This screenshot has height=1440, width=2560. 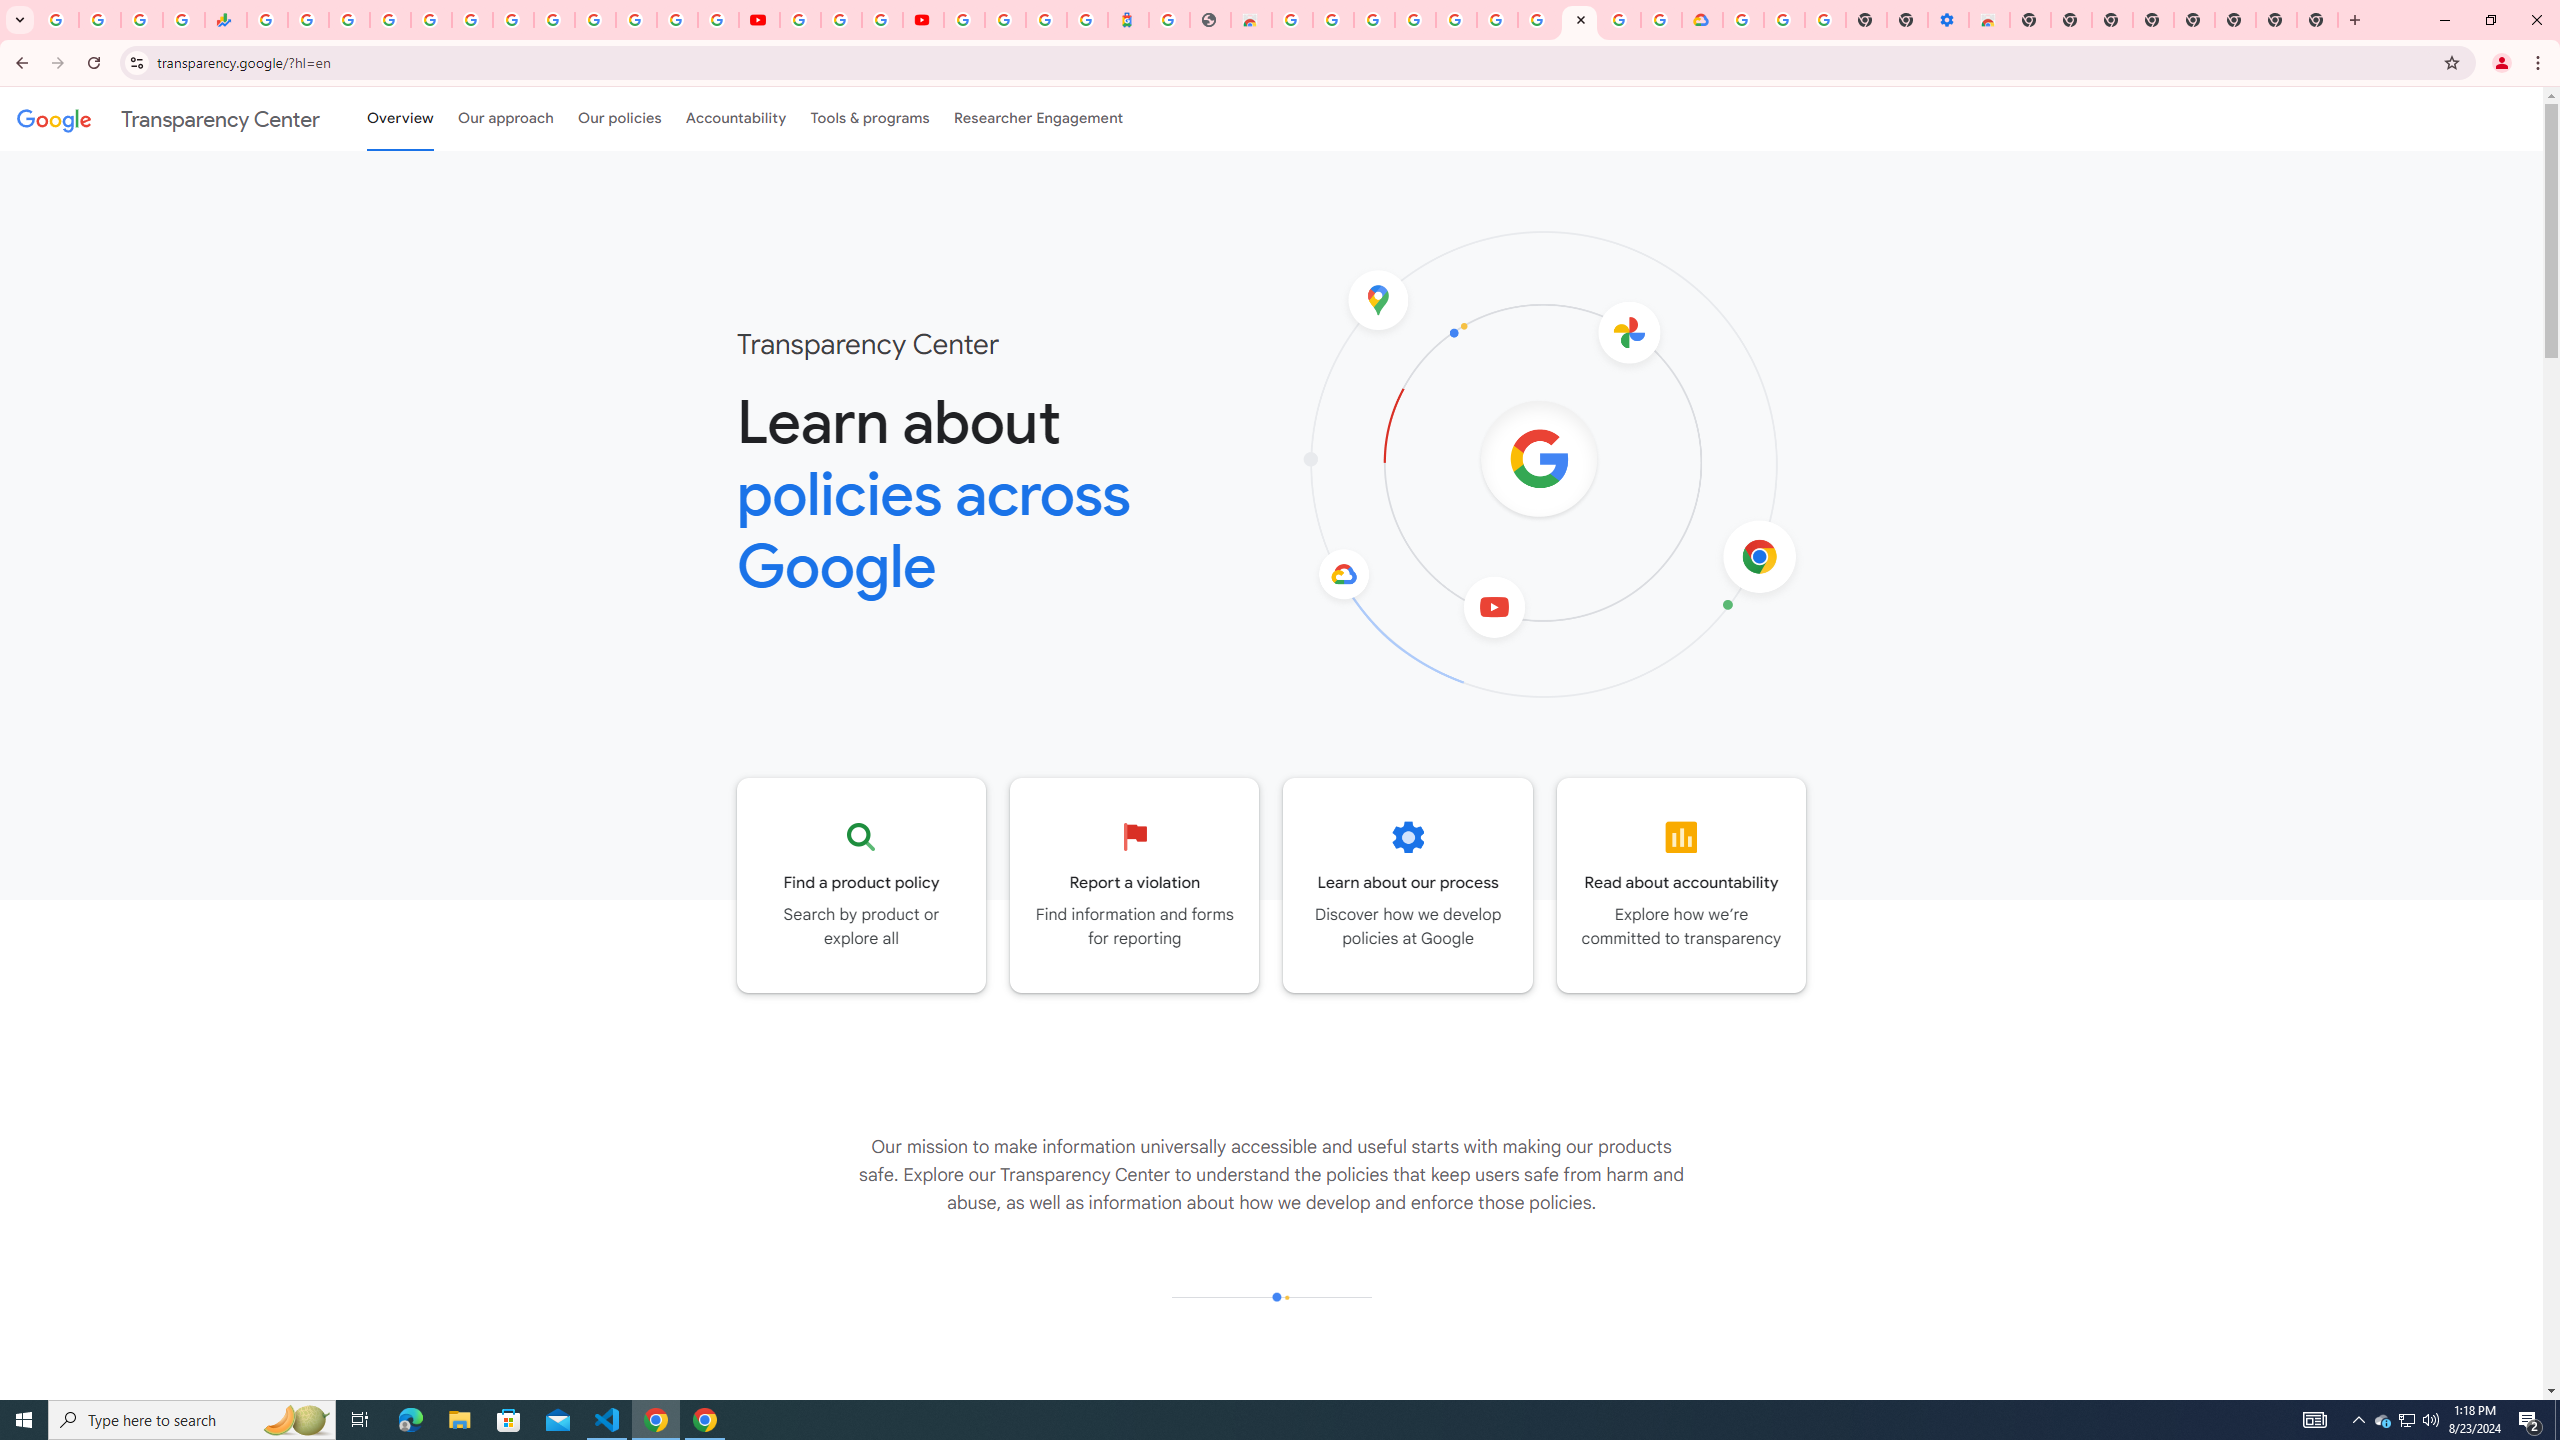 What do you see at coordinates (2539, 62) in the screenshot?
I see `'Chrome'` at bounding box center [2539, 62].